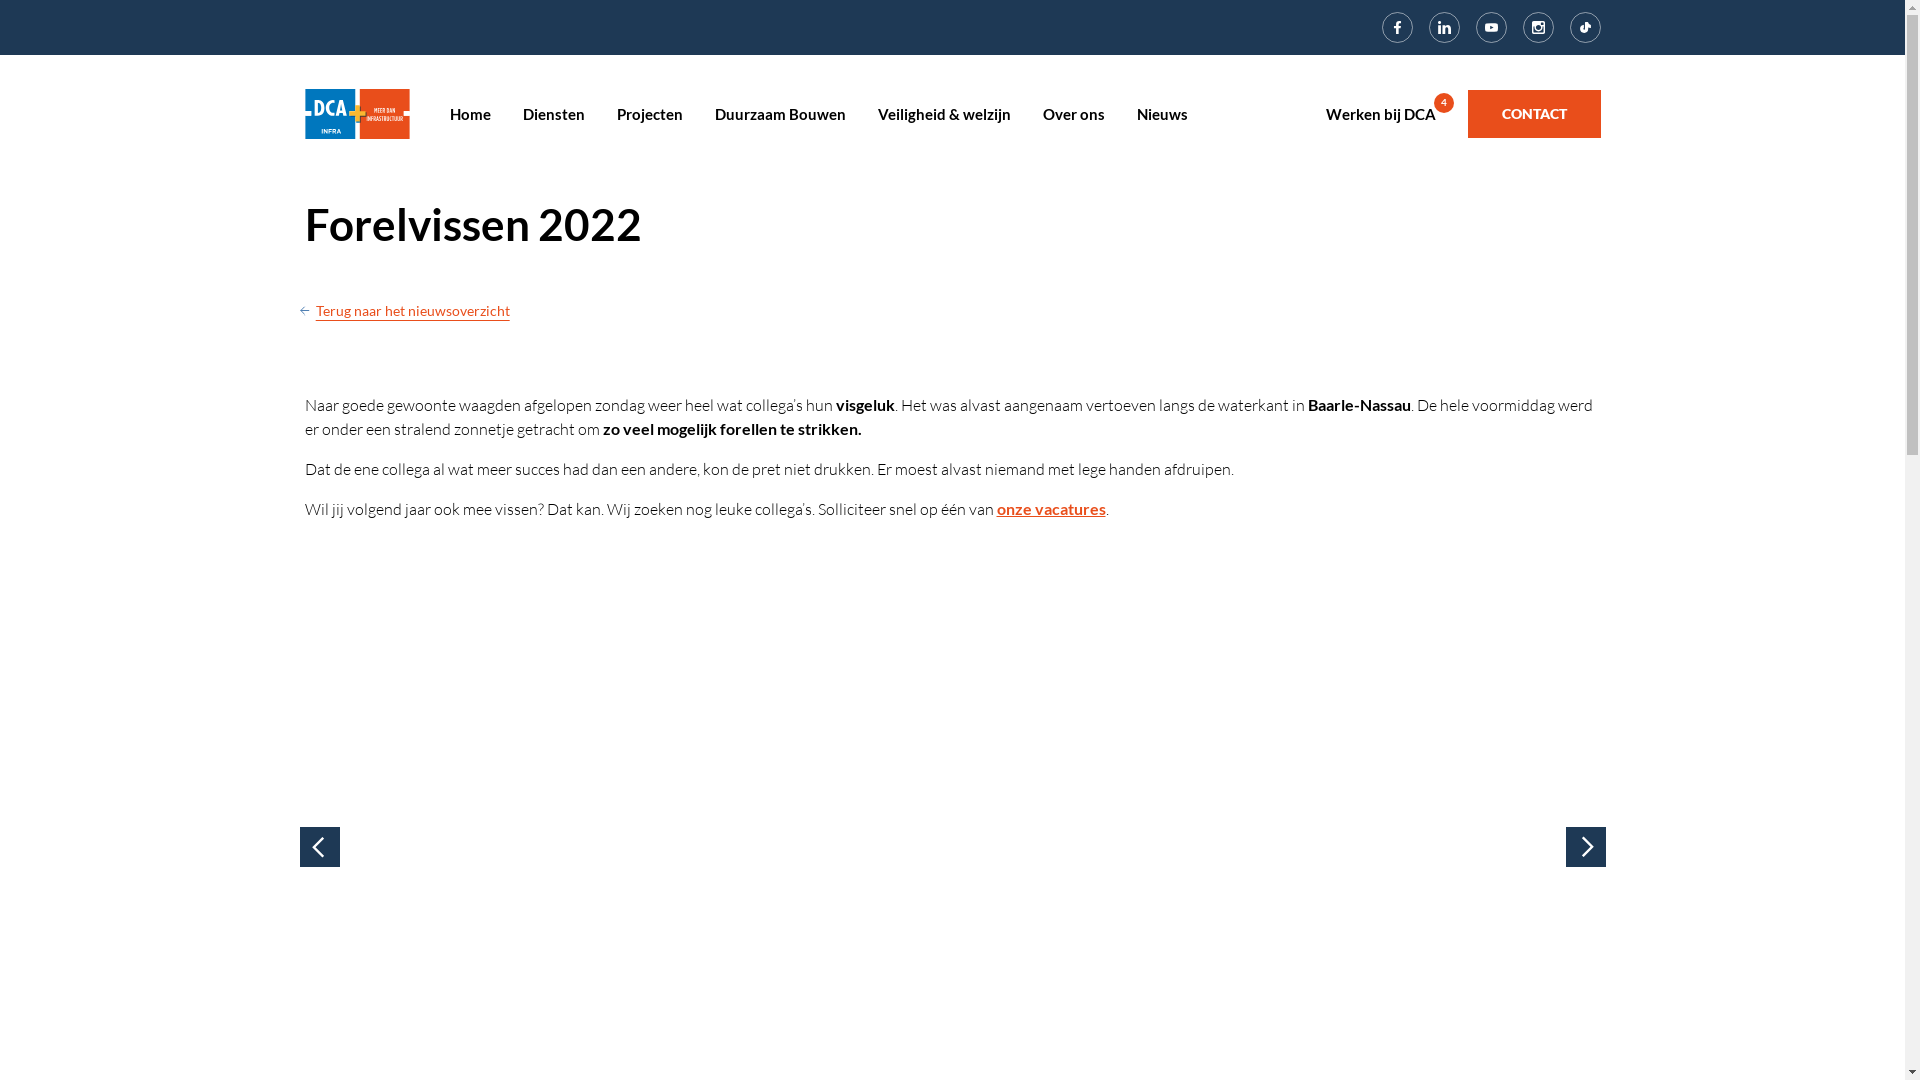  Describe the element at coordinates (648, 114) in the screenshot. I see `'Projecten'` at that location.